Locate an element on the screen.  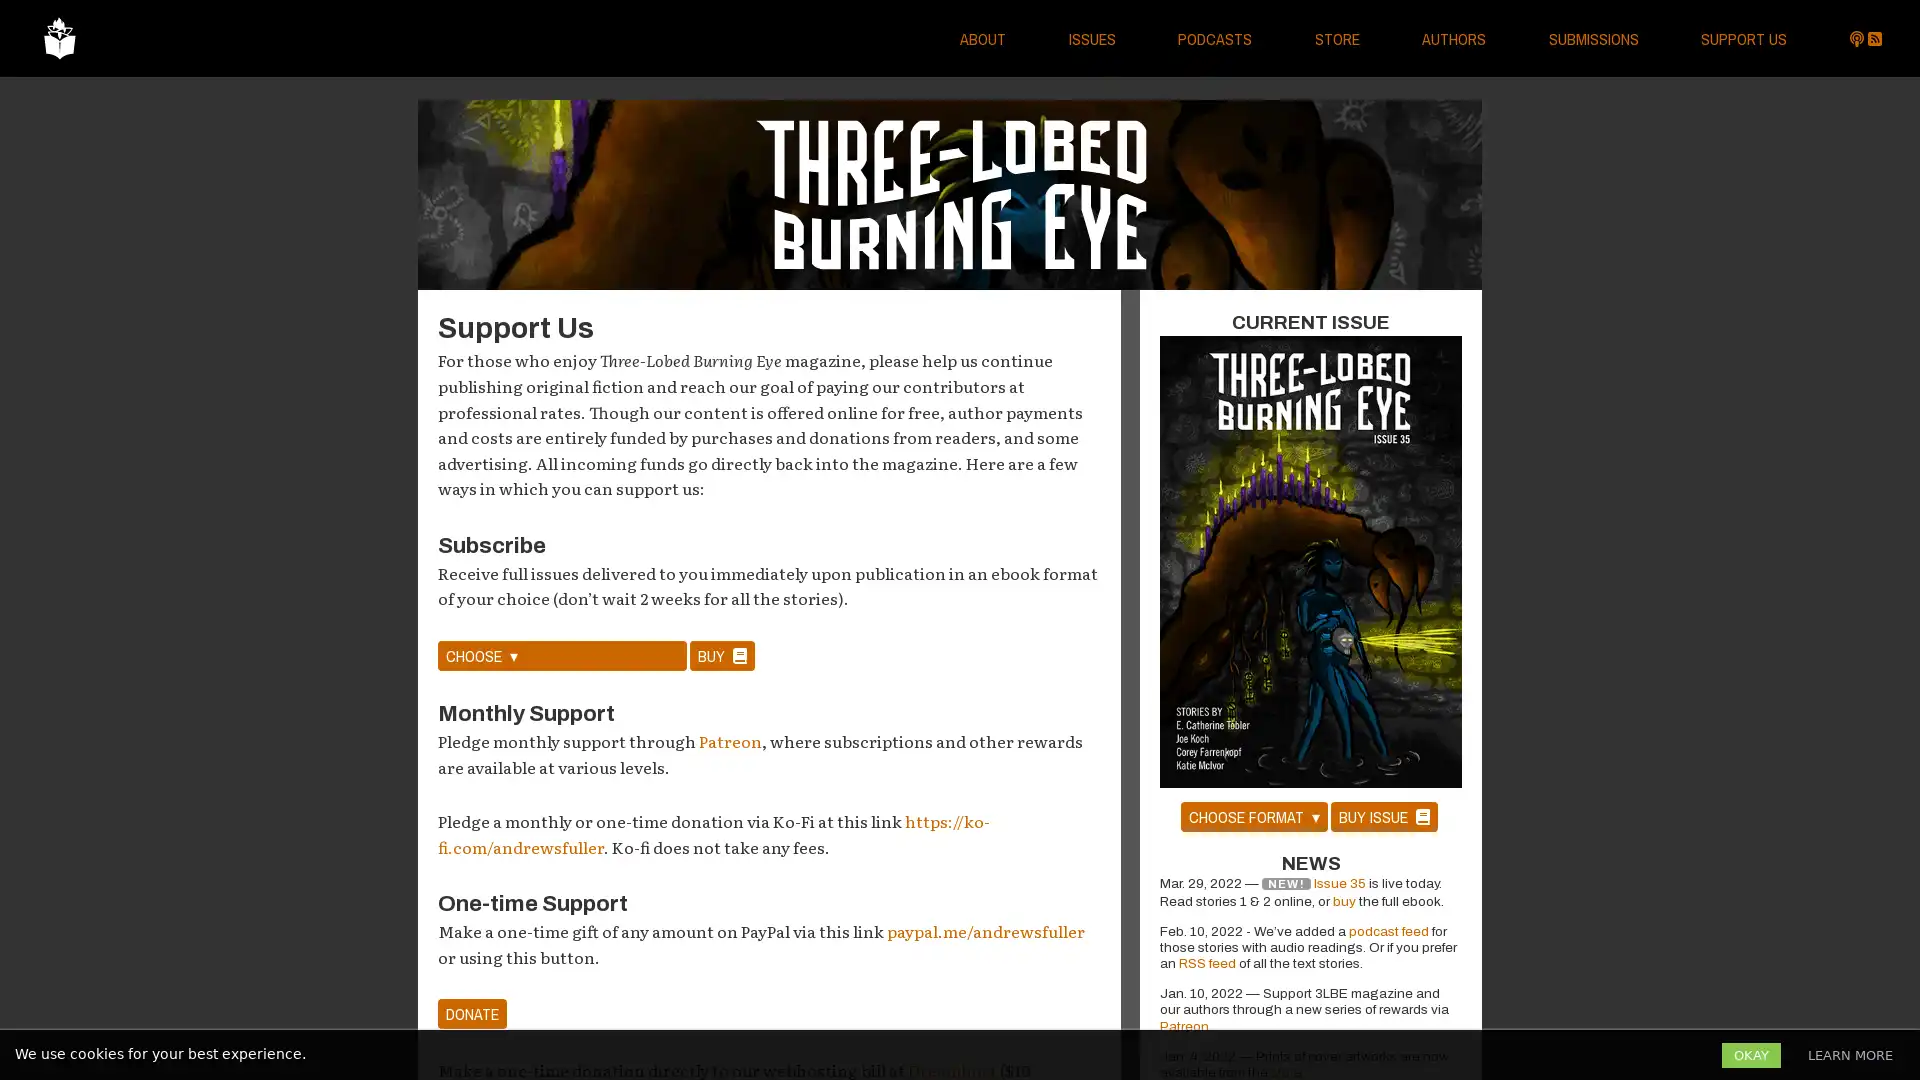
BUY ISSUE is located at coordinates (1382, 816).